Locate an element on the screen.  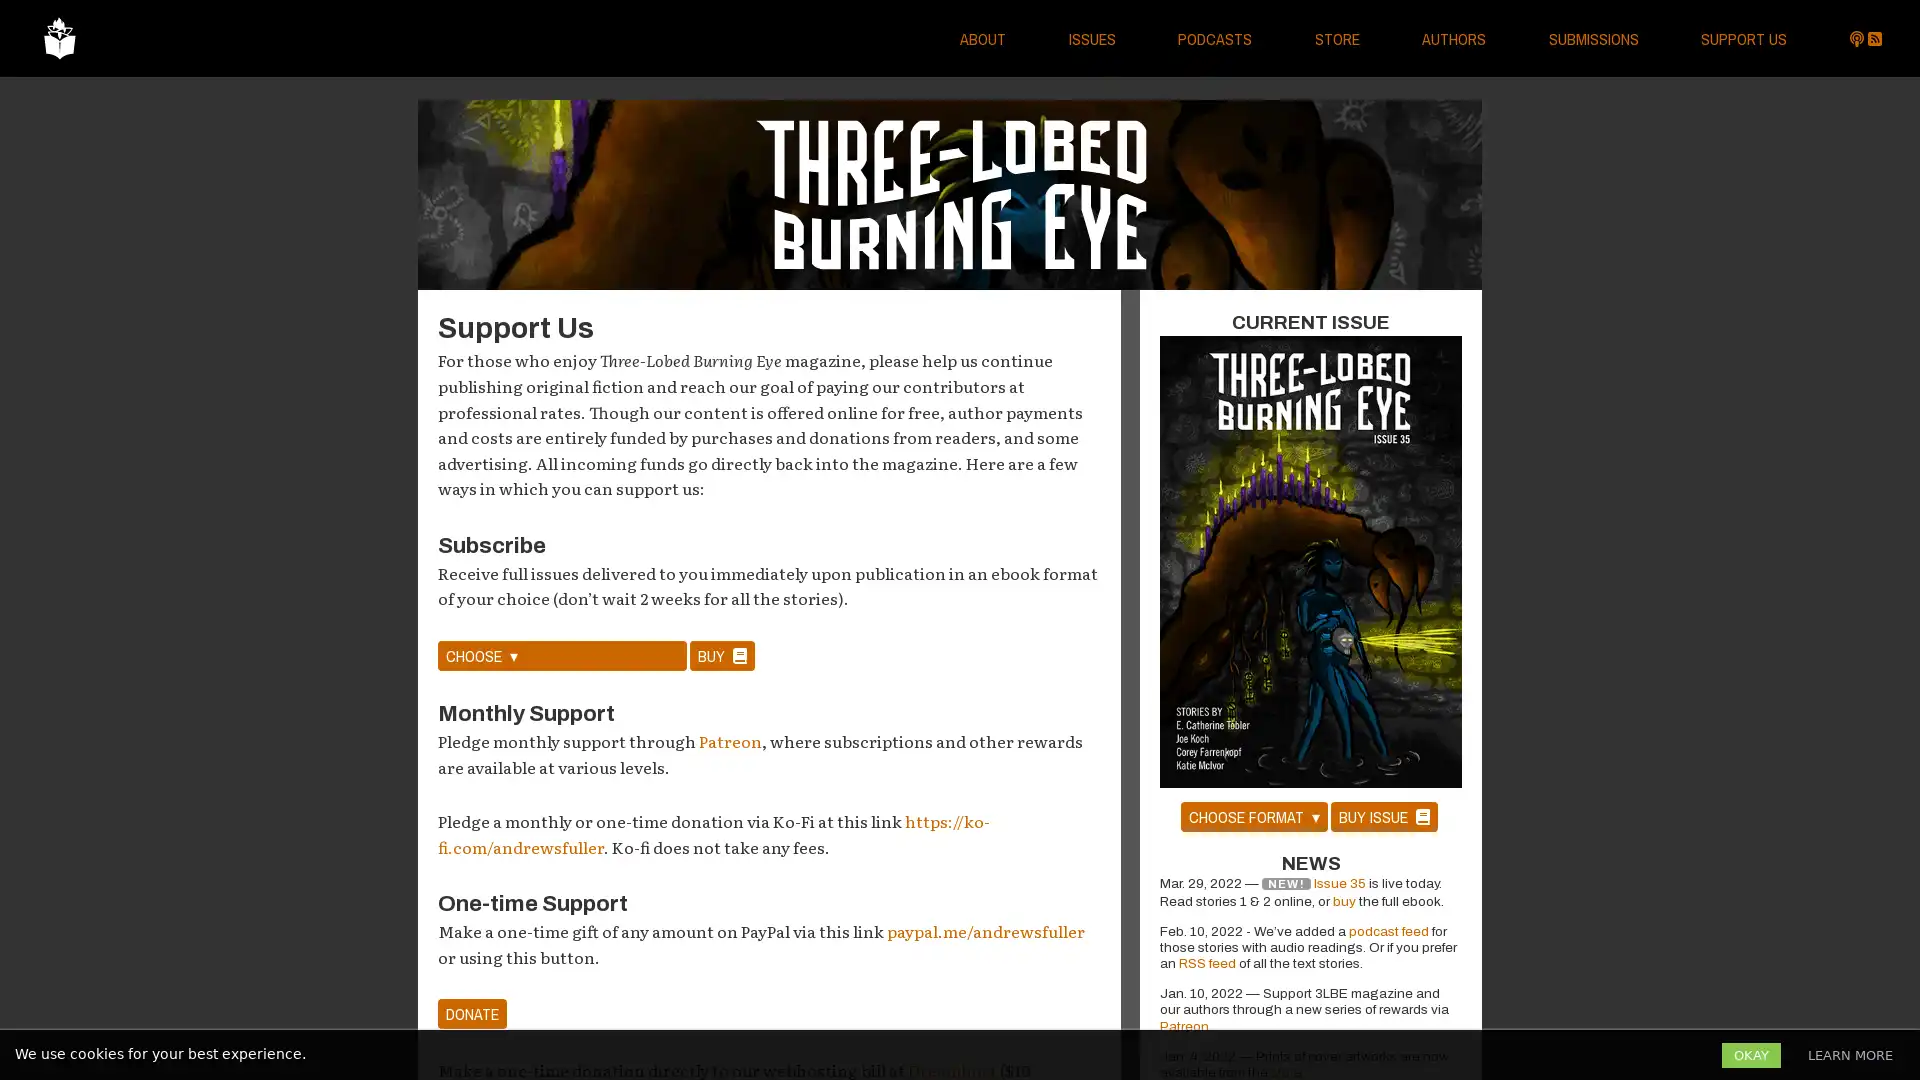
BUY ISSUE is located at coordinates (1382, 816).